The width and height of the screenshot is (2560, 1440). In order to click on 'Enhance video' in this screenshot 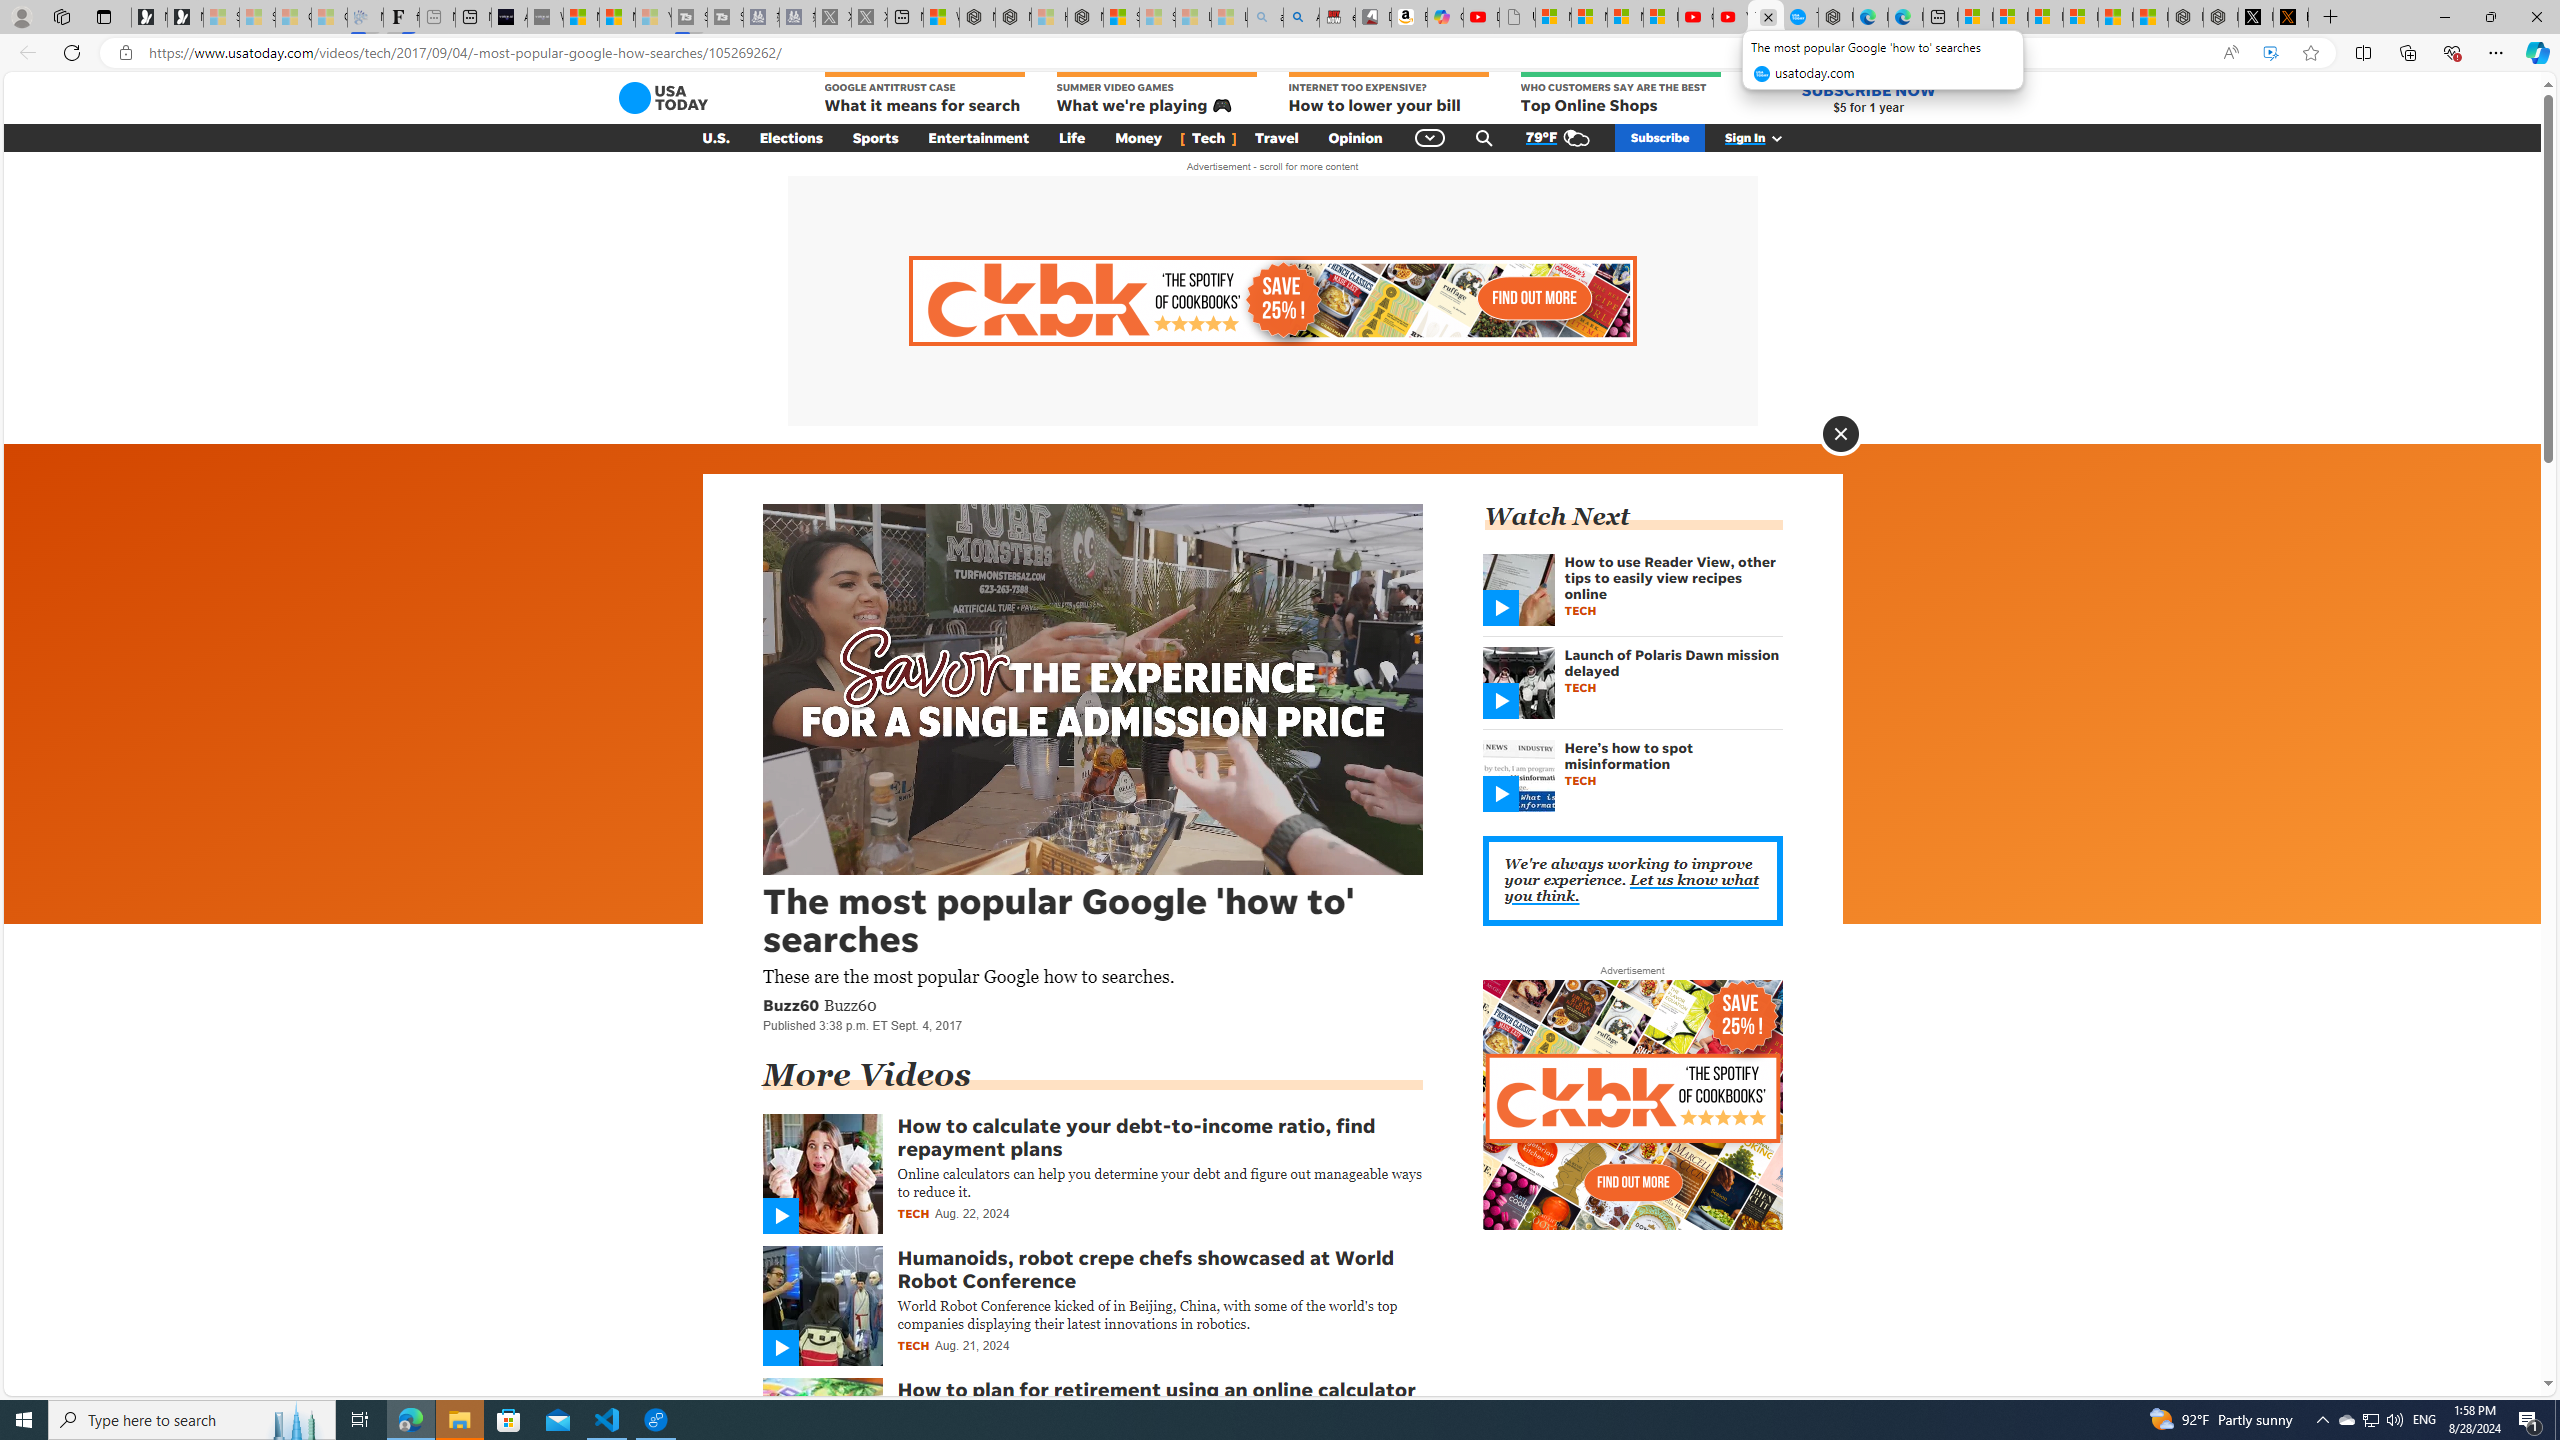, I will do `click(2270, 53)`.